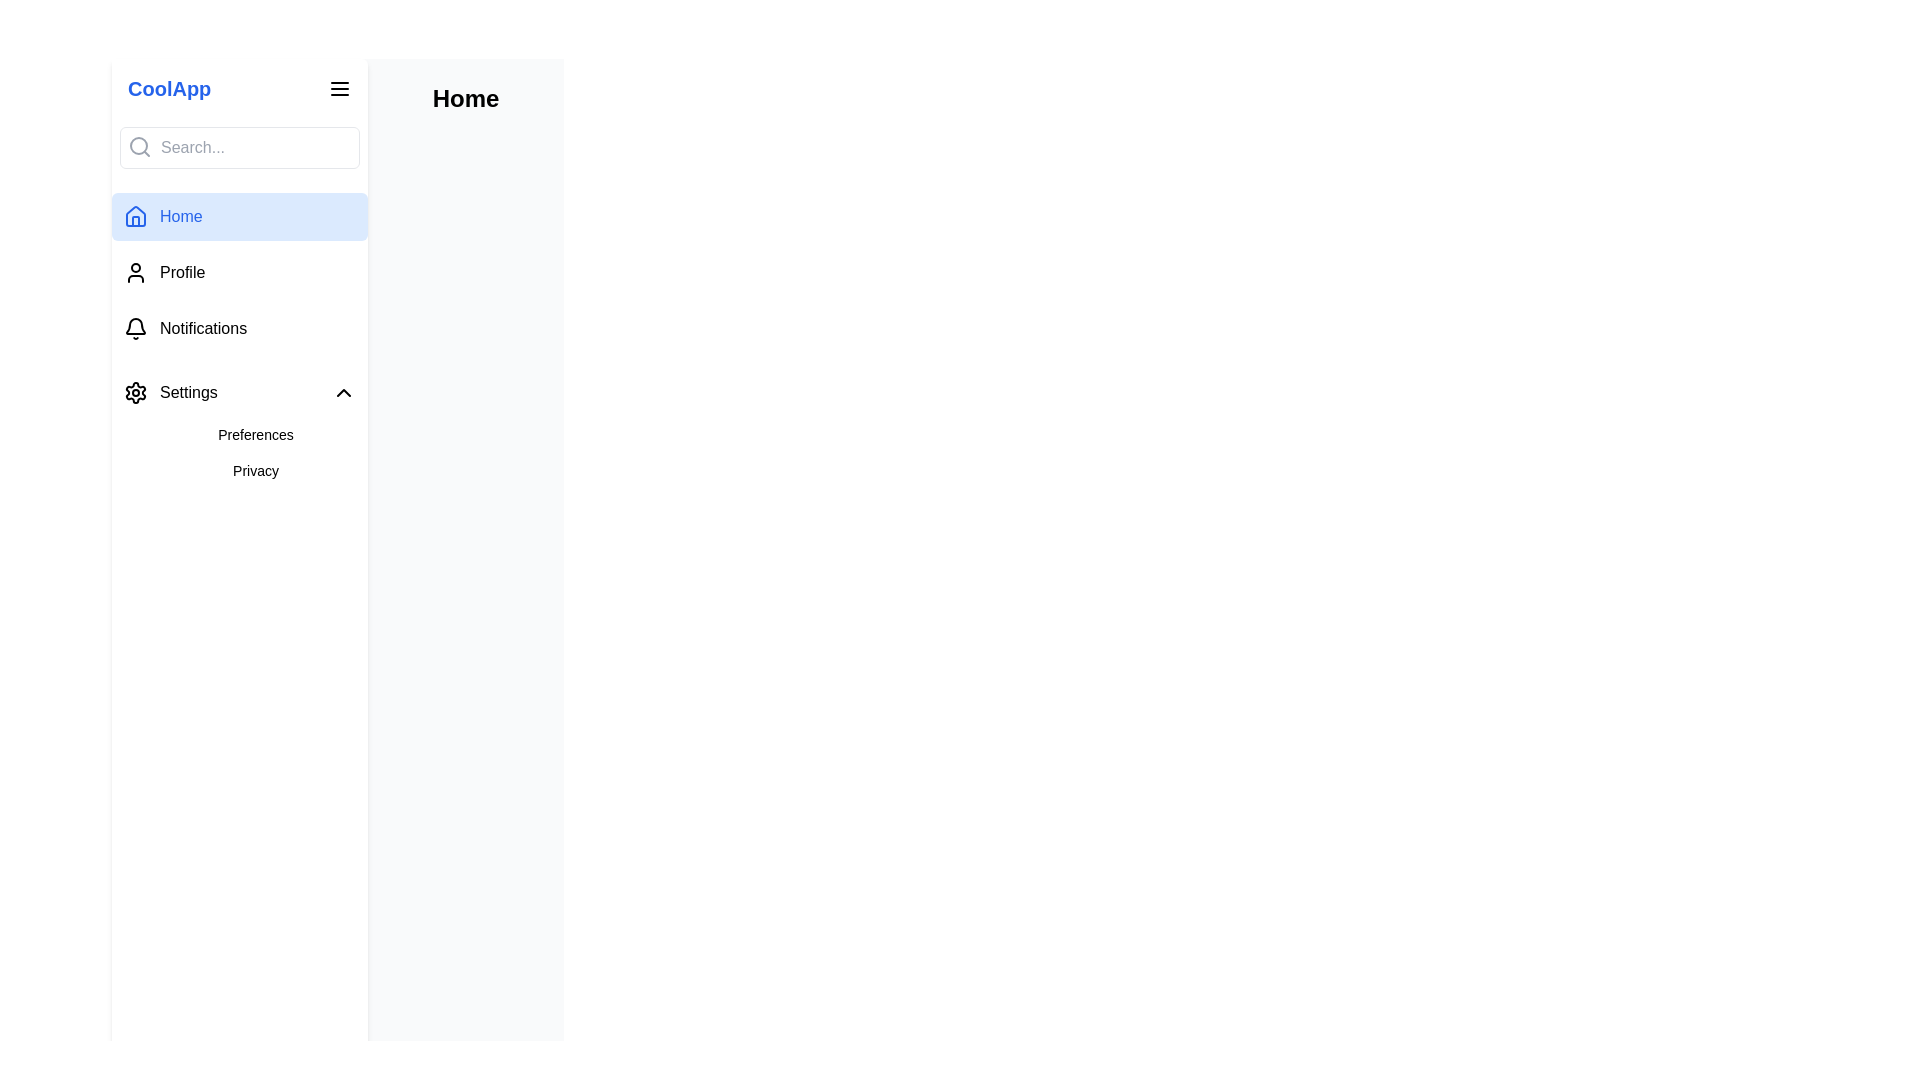 The width and height of the screenshot is (1920, 1080). What do you see at coordinates (134, 327) in the screenshot?
I see `the bell icon located in the left navigation panel, positioned to the left of the text 'Notifications', below 'Profile', and above 'Settings'` at bounding box center [134, 327].